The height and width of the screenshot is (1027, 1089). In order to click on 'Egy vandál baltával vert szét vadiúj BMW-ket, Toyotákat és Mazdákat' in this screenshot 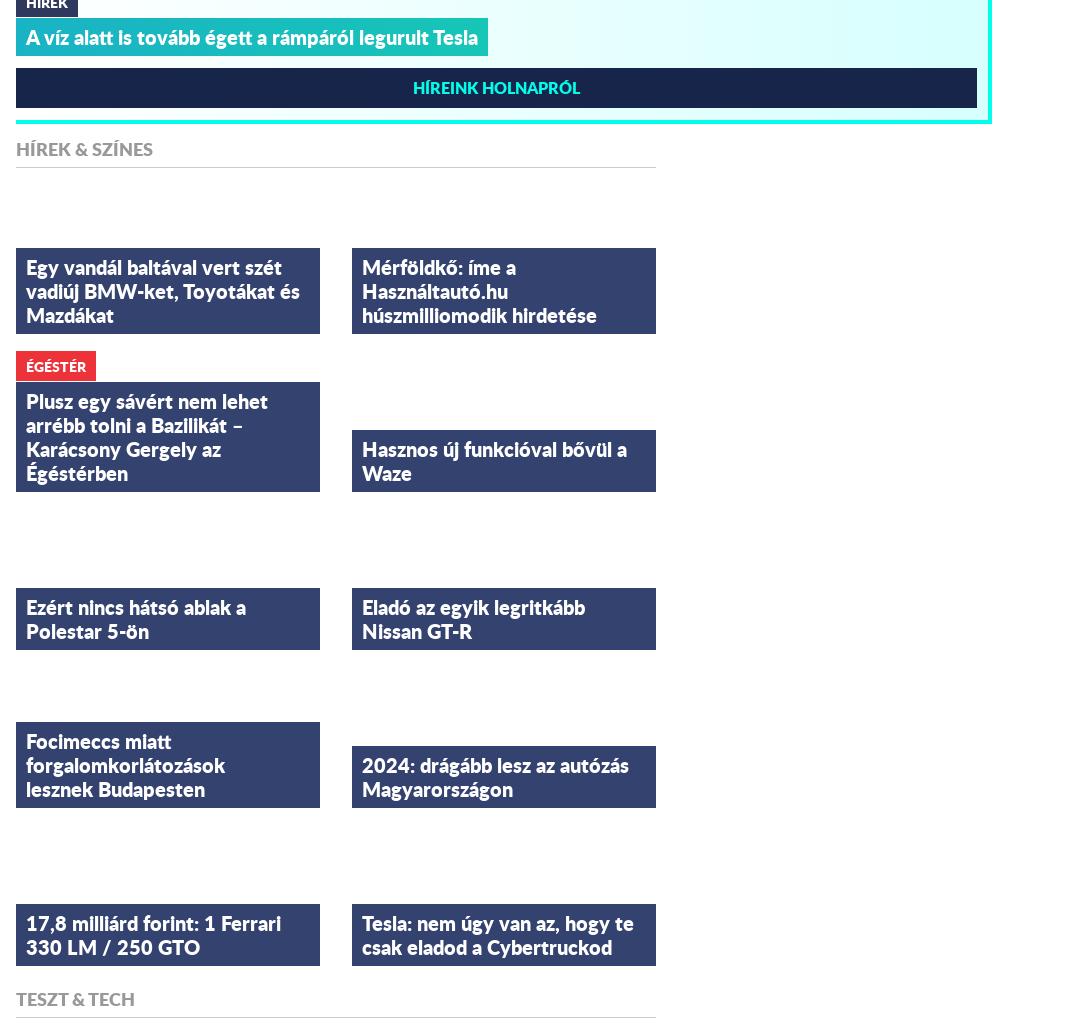, I will do `click(163, 289)`.